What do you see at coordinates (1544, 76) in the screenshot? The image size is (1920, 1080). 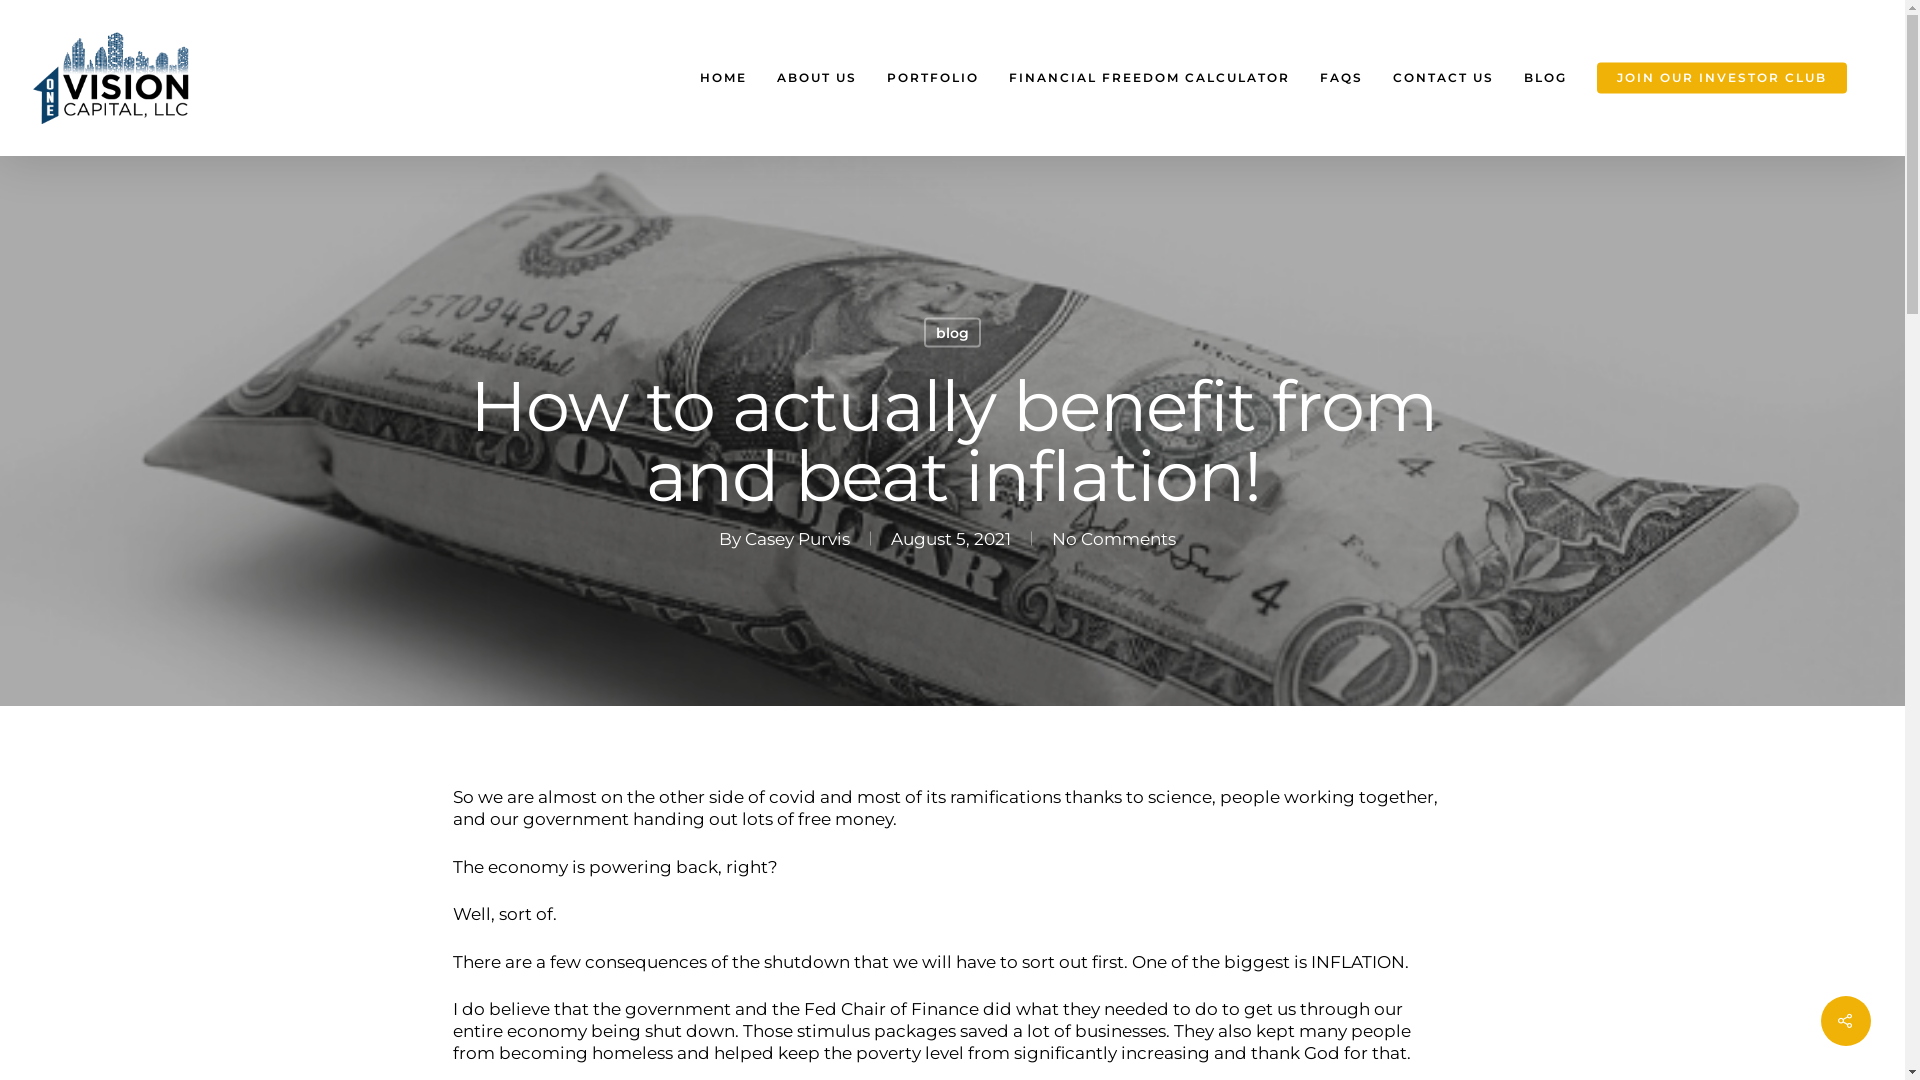 I see `'BLOG'` at bounding box center [1544, 76].